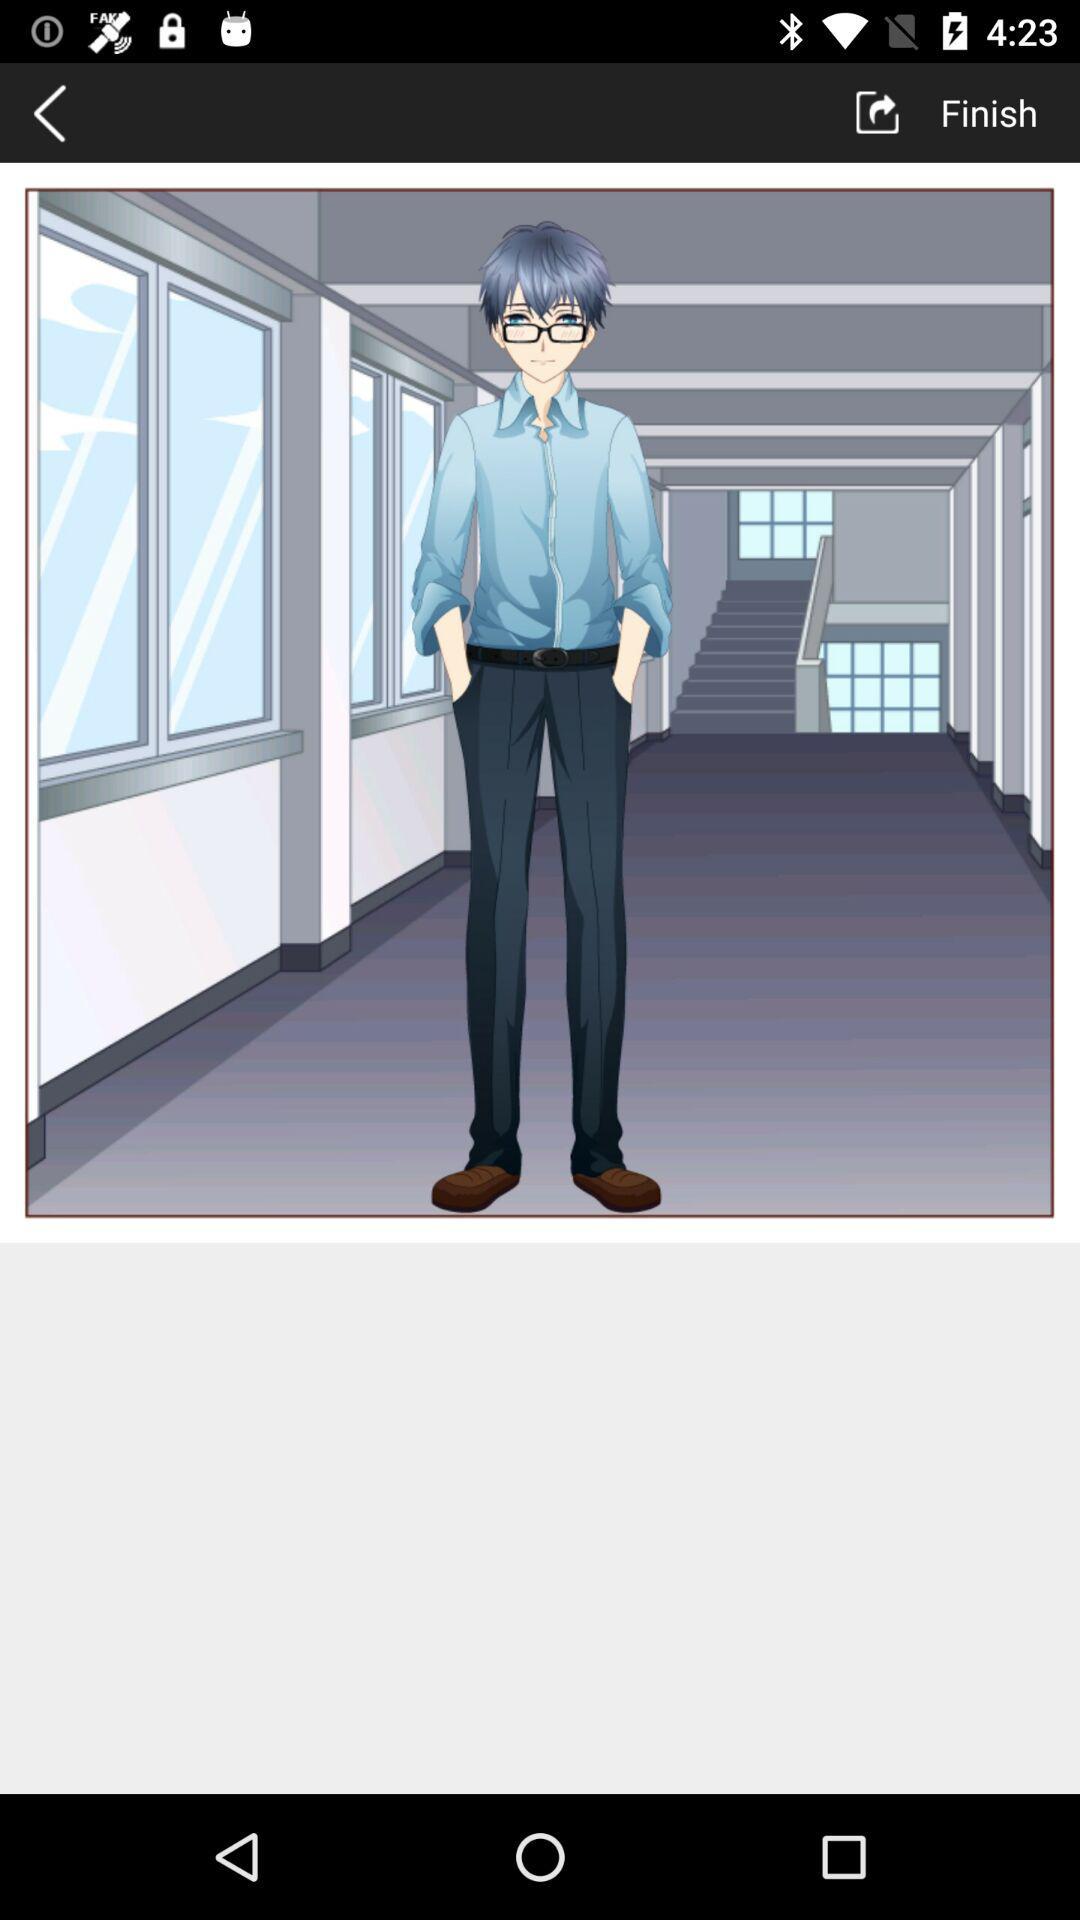  Describe the element at coordinates (48, 111) in the screenshot. I see `the arrow_backward icon` at that location.